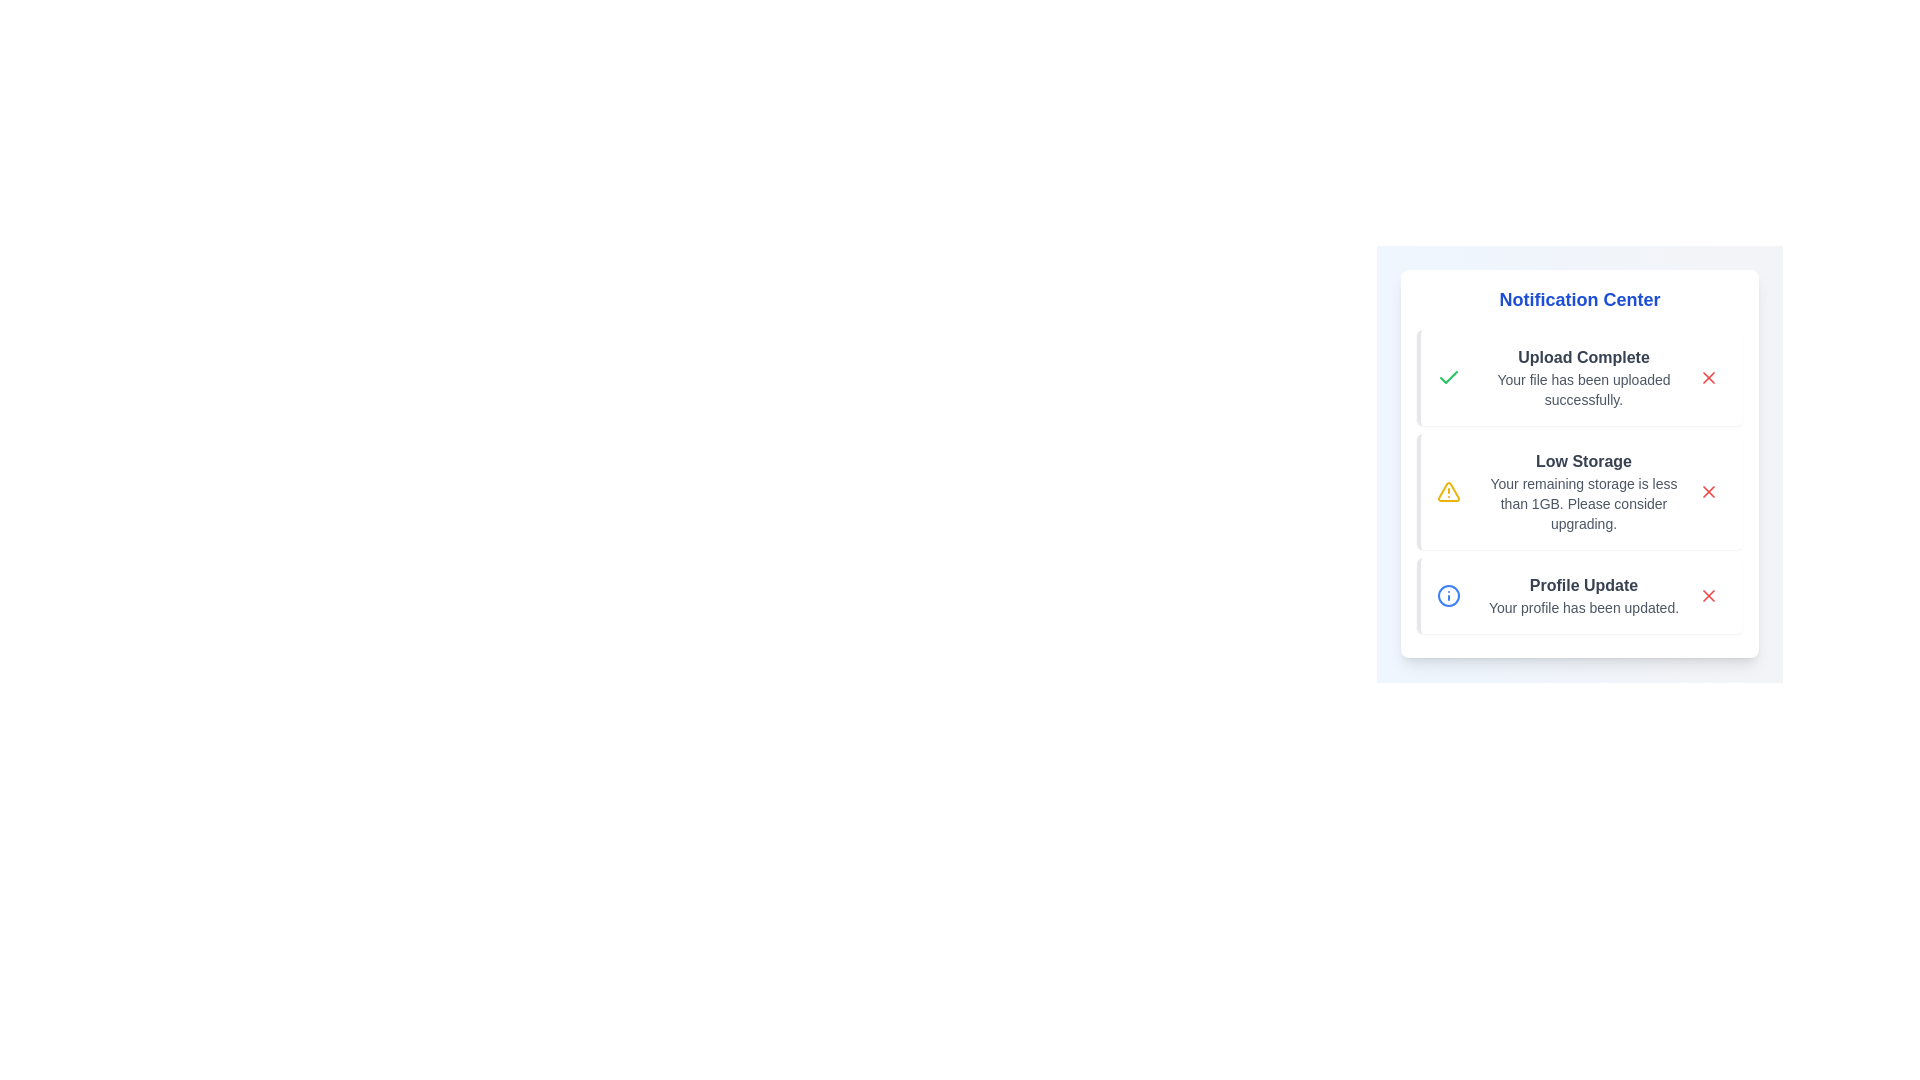 The image size is (1920, 1080). I want to click on the checkmark icon located within the 'Upload Complete' notification in the Notification Center, which indicates successful file upload, so click(1449, 377).